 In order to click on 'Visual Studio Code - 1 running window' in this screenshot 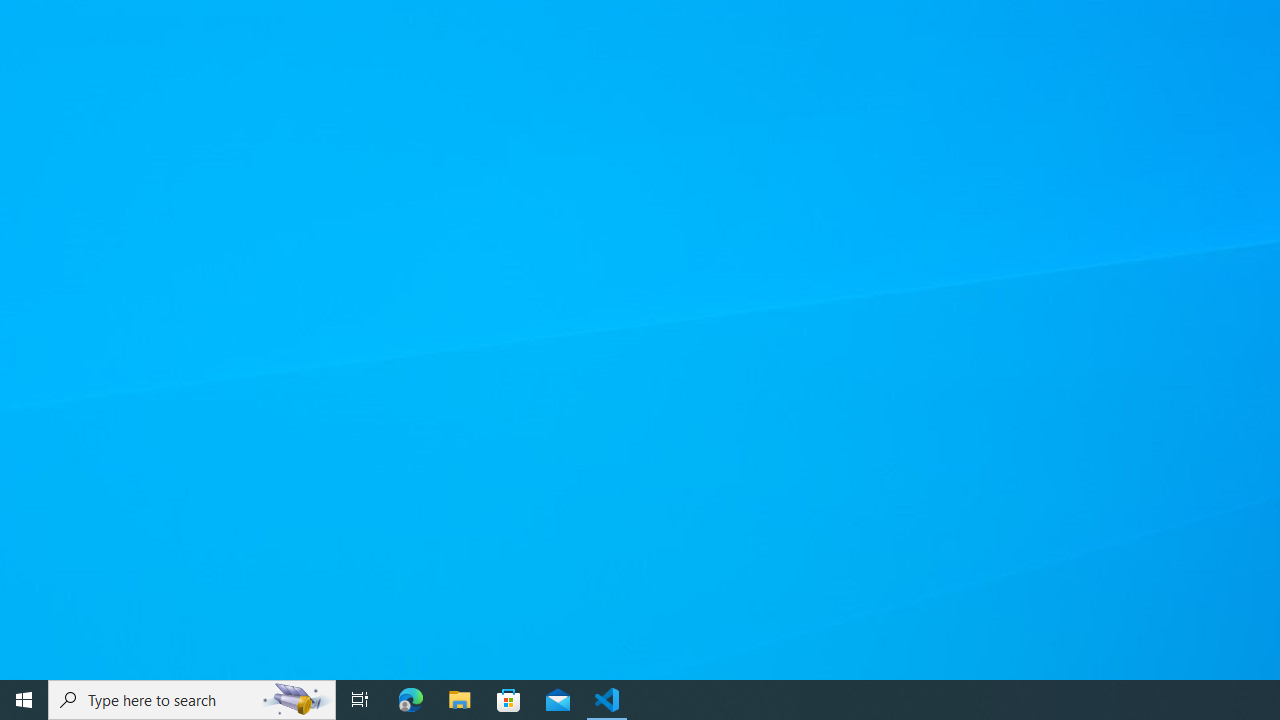, I will do `click(606, 698)`.